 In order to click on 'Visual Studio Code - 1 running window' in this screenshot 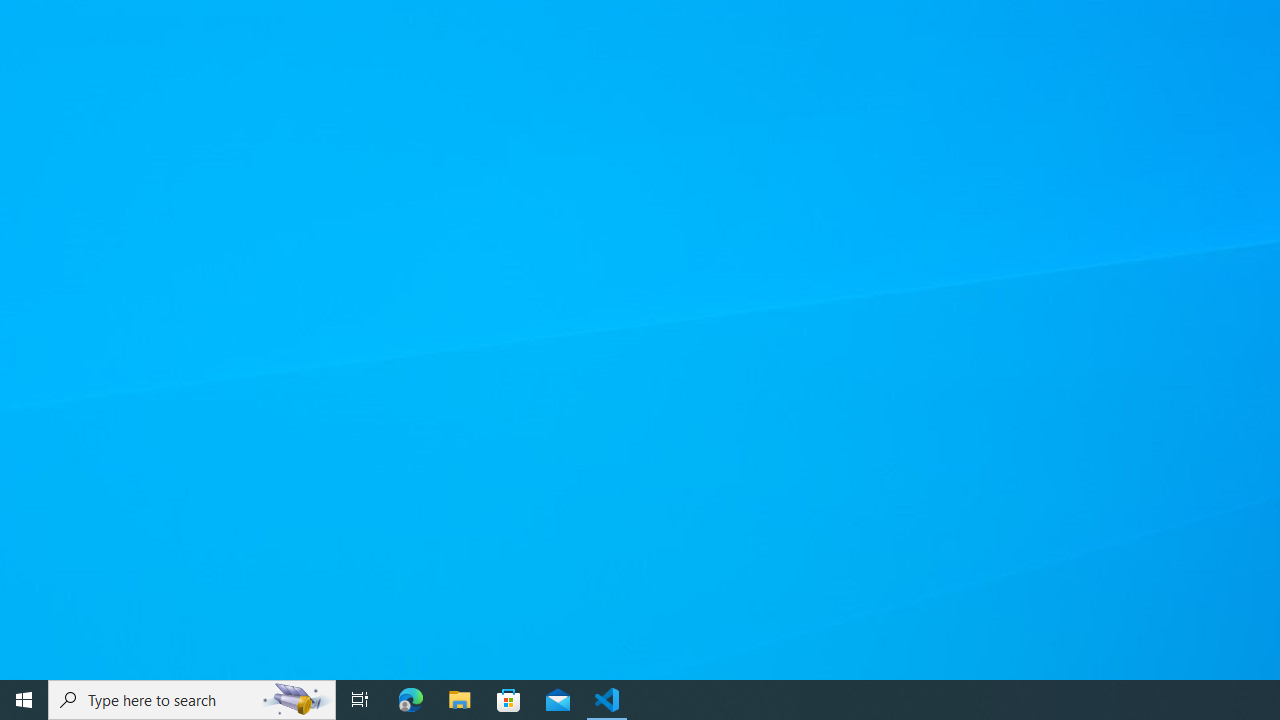, I will do `click(606, 698)`.